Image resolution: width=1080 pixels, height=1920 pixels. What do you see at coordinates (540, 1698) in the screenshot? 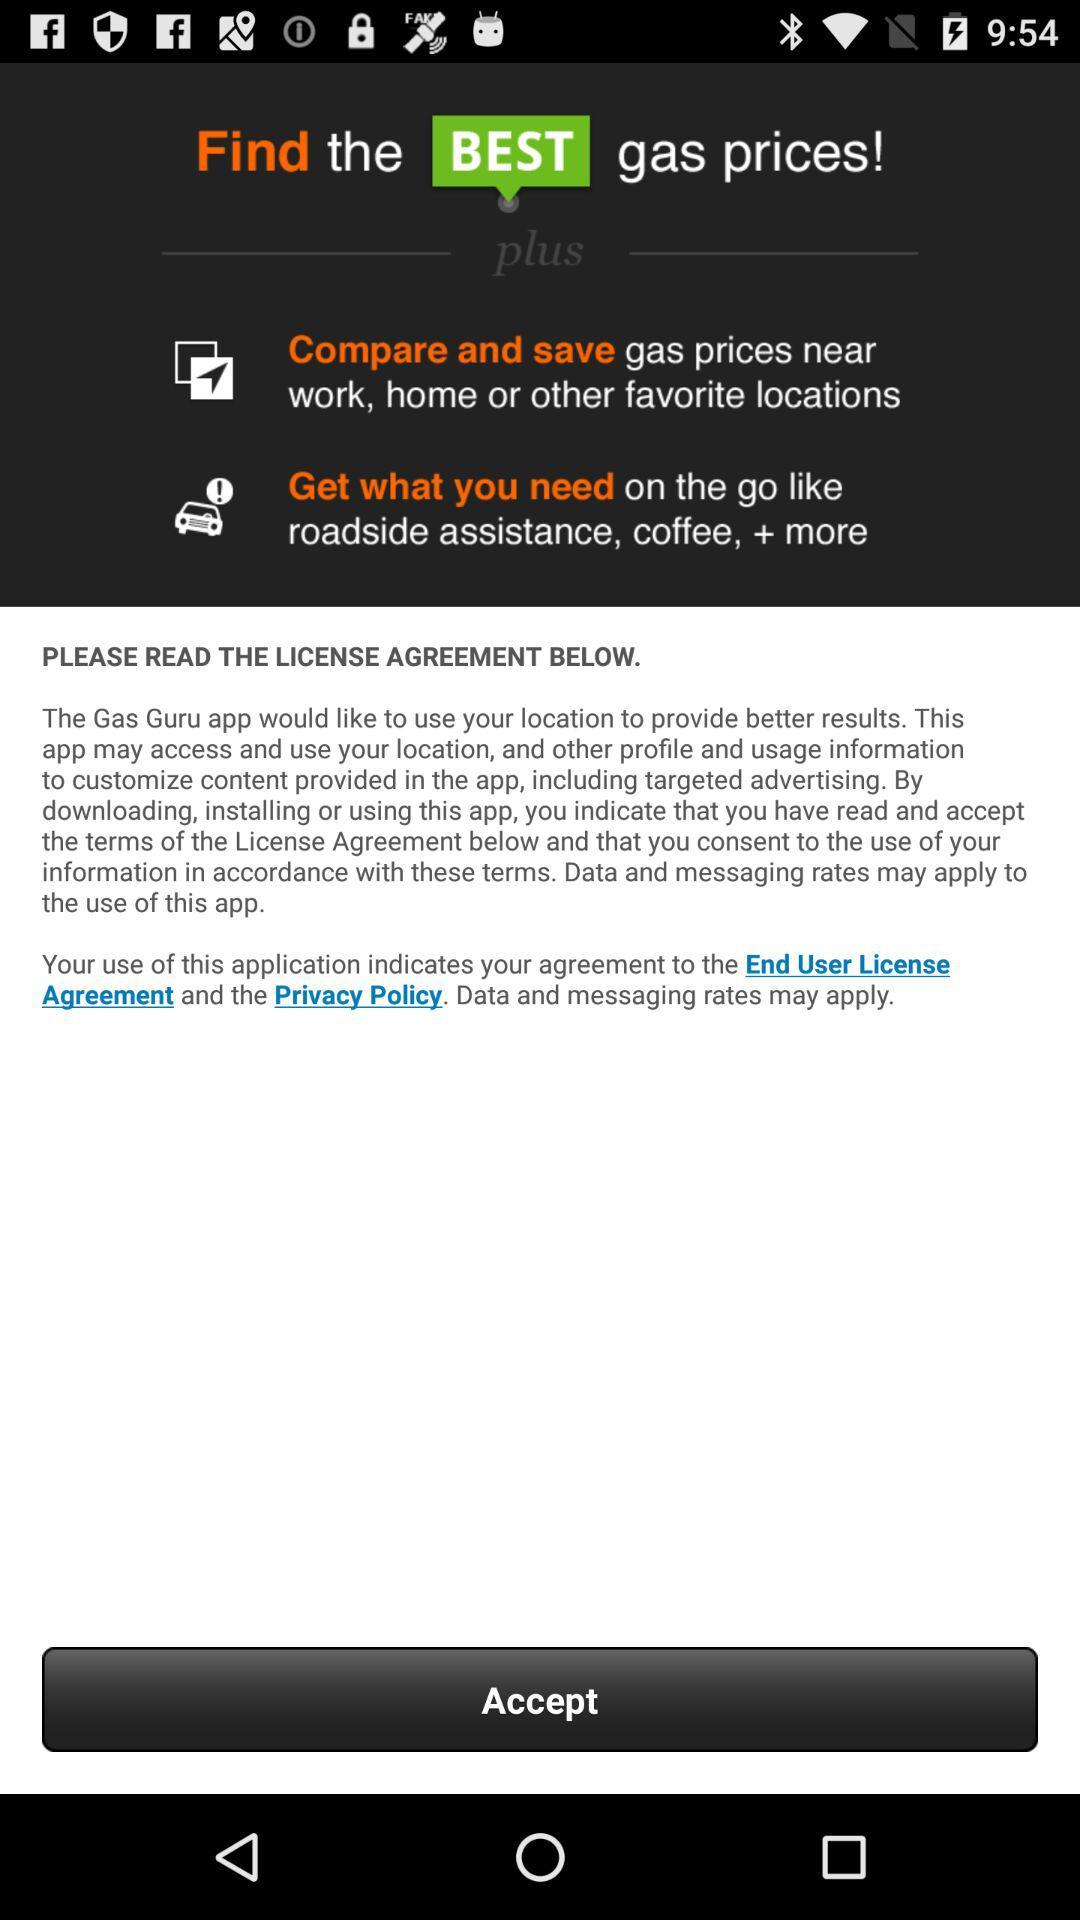
I see `the accept item` at bounding box center [540, 1698].